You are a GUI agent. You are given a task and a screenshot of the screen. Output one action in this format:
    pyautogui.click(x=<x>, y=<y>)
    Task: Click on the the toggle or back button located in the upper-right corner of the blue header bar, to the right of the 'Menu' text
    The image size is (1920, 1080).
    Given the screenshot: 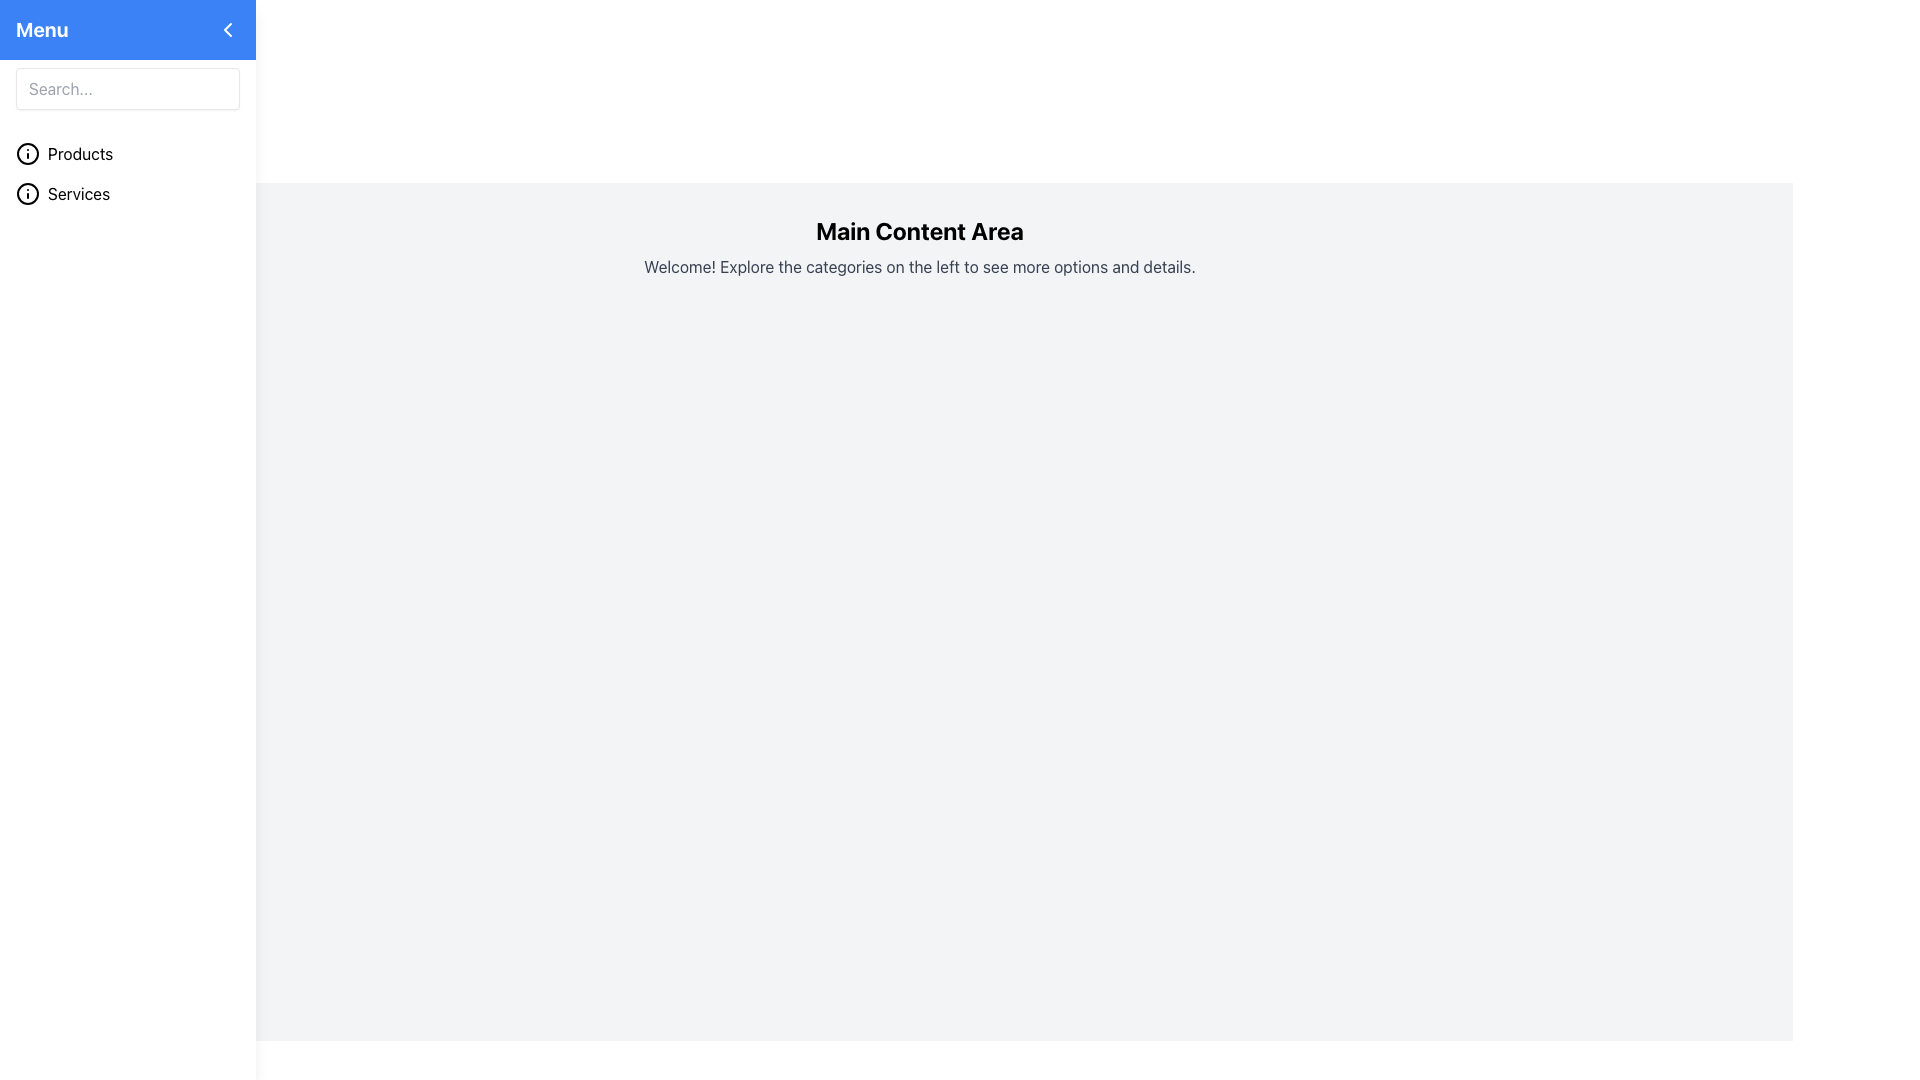 What is the action you would take?
    pyautogui.click(x=227, y=30)
    